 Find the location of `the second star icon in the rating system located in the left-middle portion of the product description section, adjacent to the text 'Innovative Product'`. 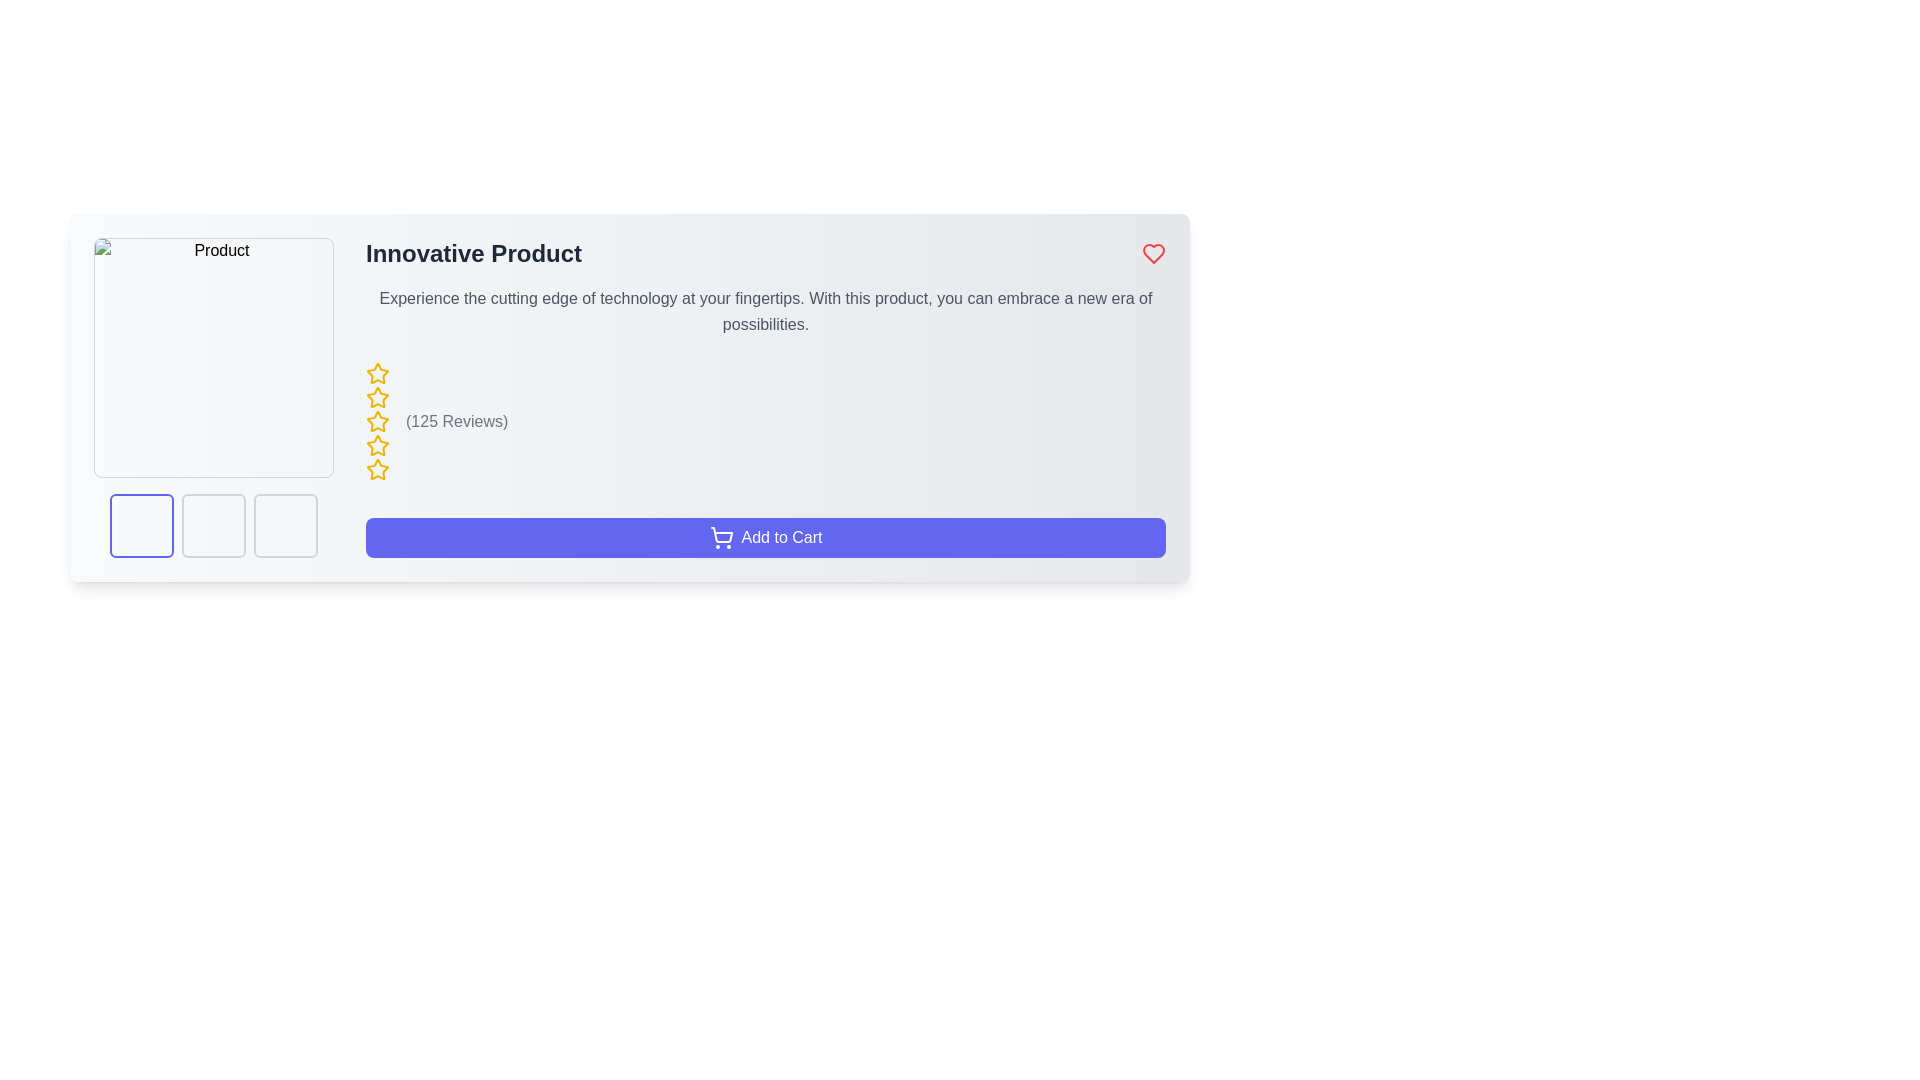

the second star icon in the rating system located in the left-middle portion of the product description section, adjacent to the text 'Innovative Product' is located at coordinates (378, 397).